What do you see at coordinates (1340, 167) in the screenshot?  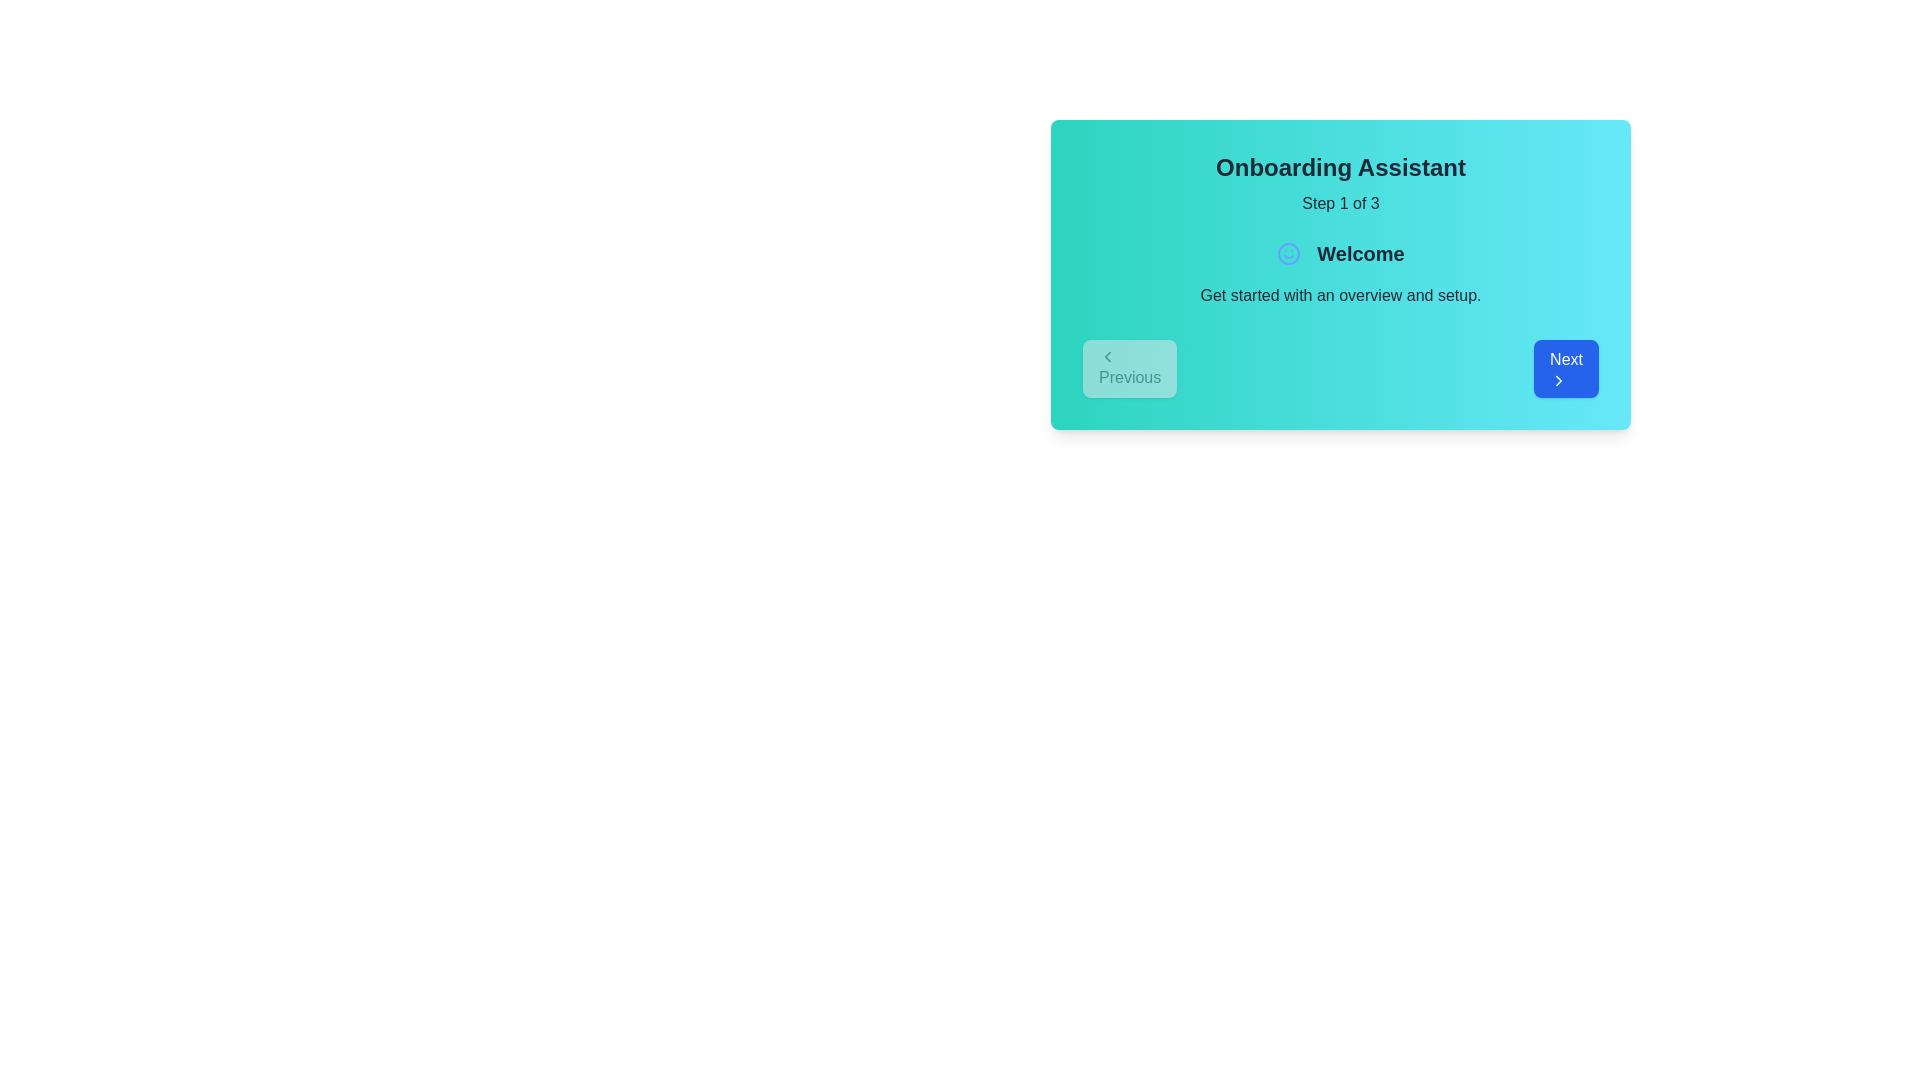 I see `the Static text display that shows 'Onboarding Assistant' in bold and large font, located at the top of the card overlaying a light blue background` at bounding box center [1340, 167].